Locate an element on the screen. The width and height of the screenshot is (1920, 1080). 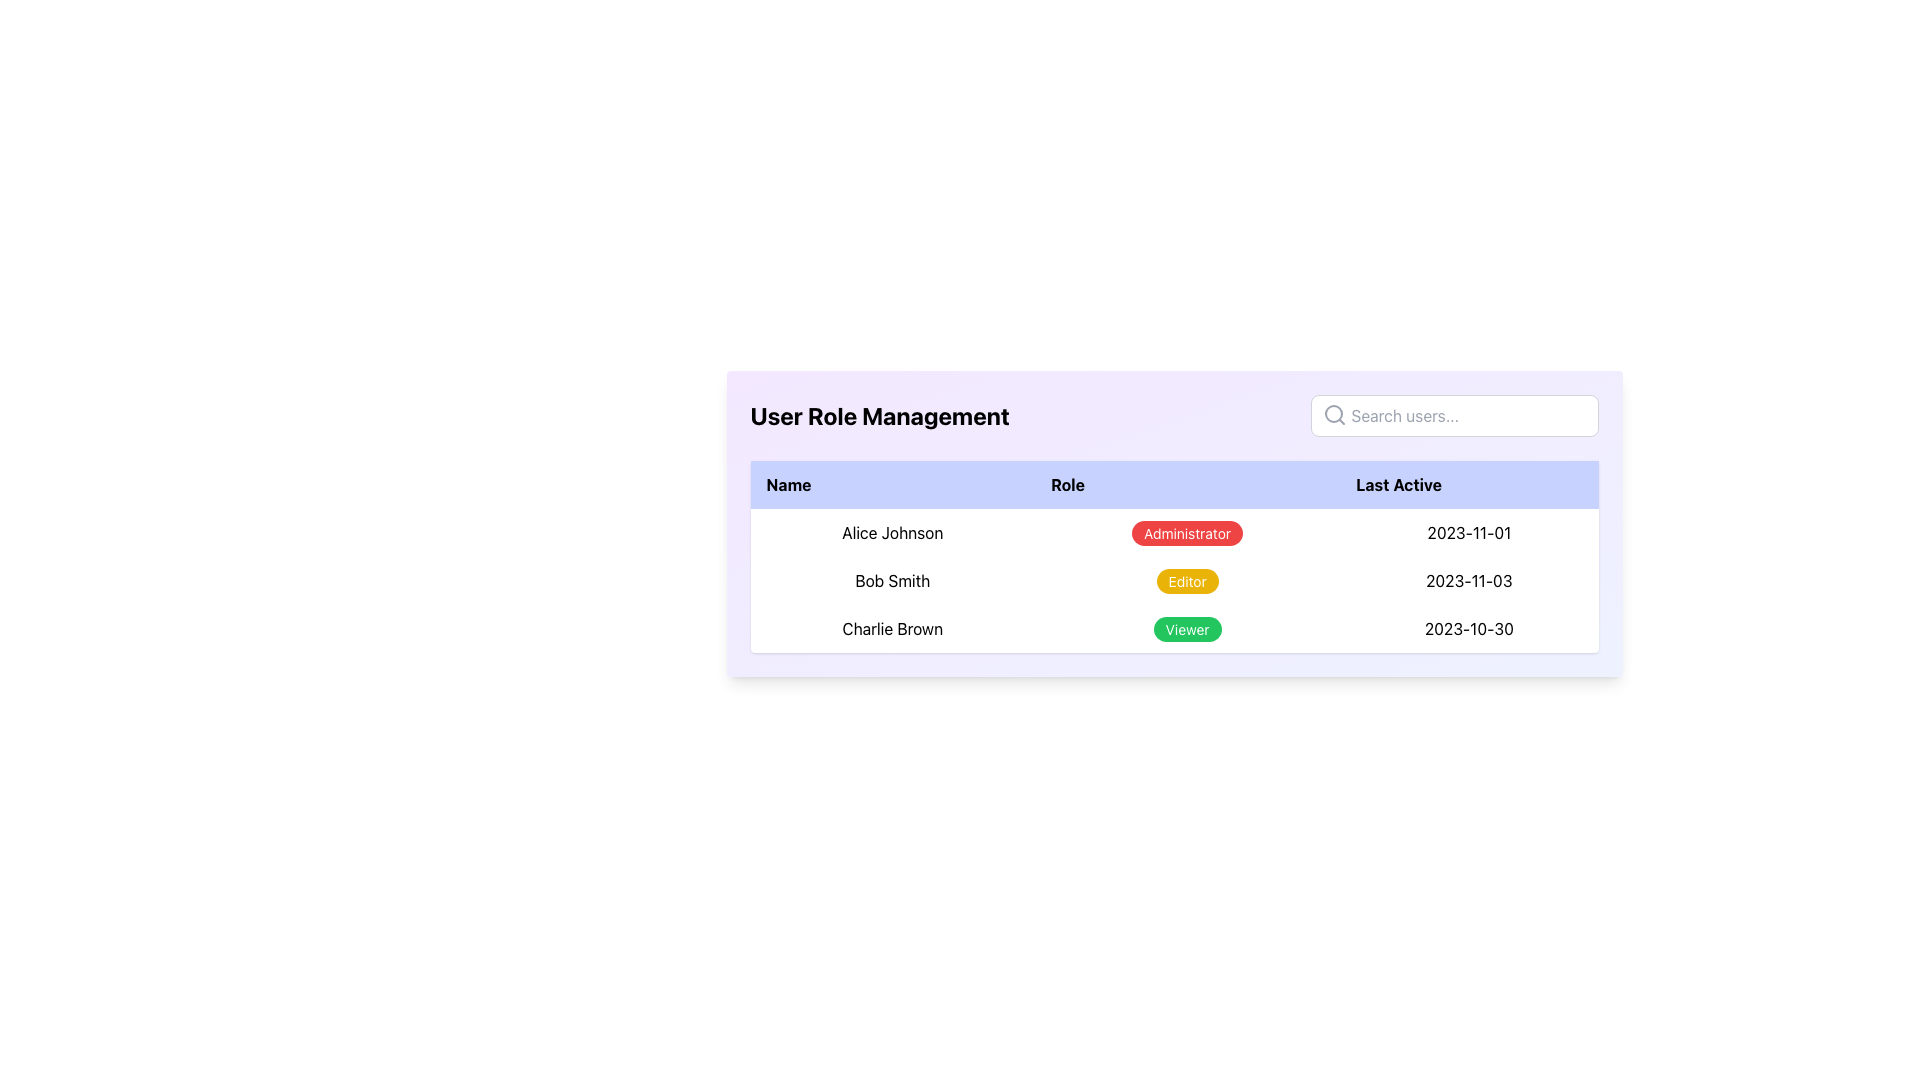
the text header displaying 'Charlie Brown' in the 'Name' column of the 'User Role Management' table, which is the third item in the list is located at coordinates (891, 627).